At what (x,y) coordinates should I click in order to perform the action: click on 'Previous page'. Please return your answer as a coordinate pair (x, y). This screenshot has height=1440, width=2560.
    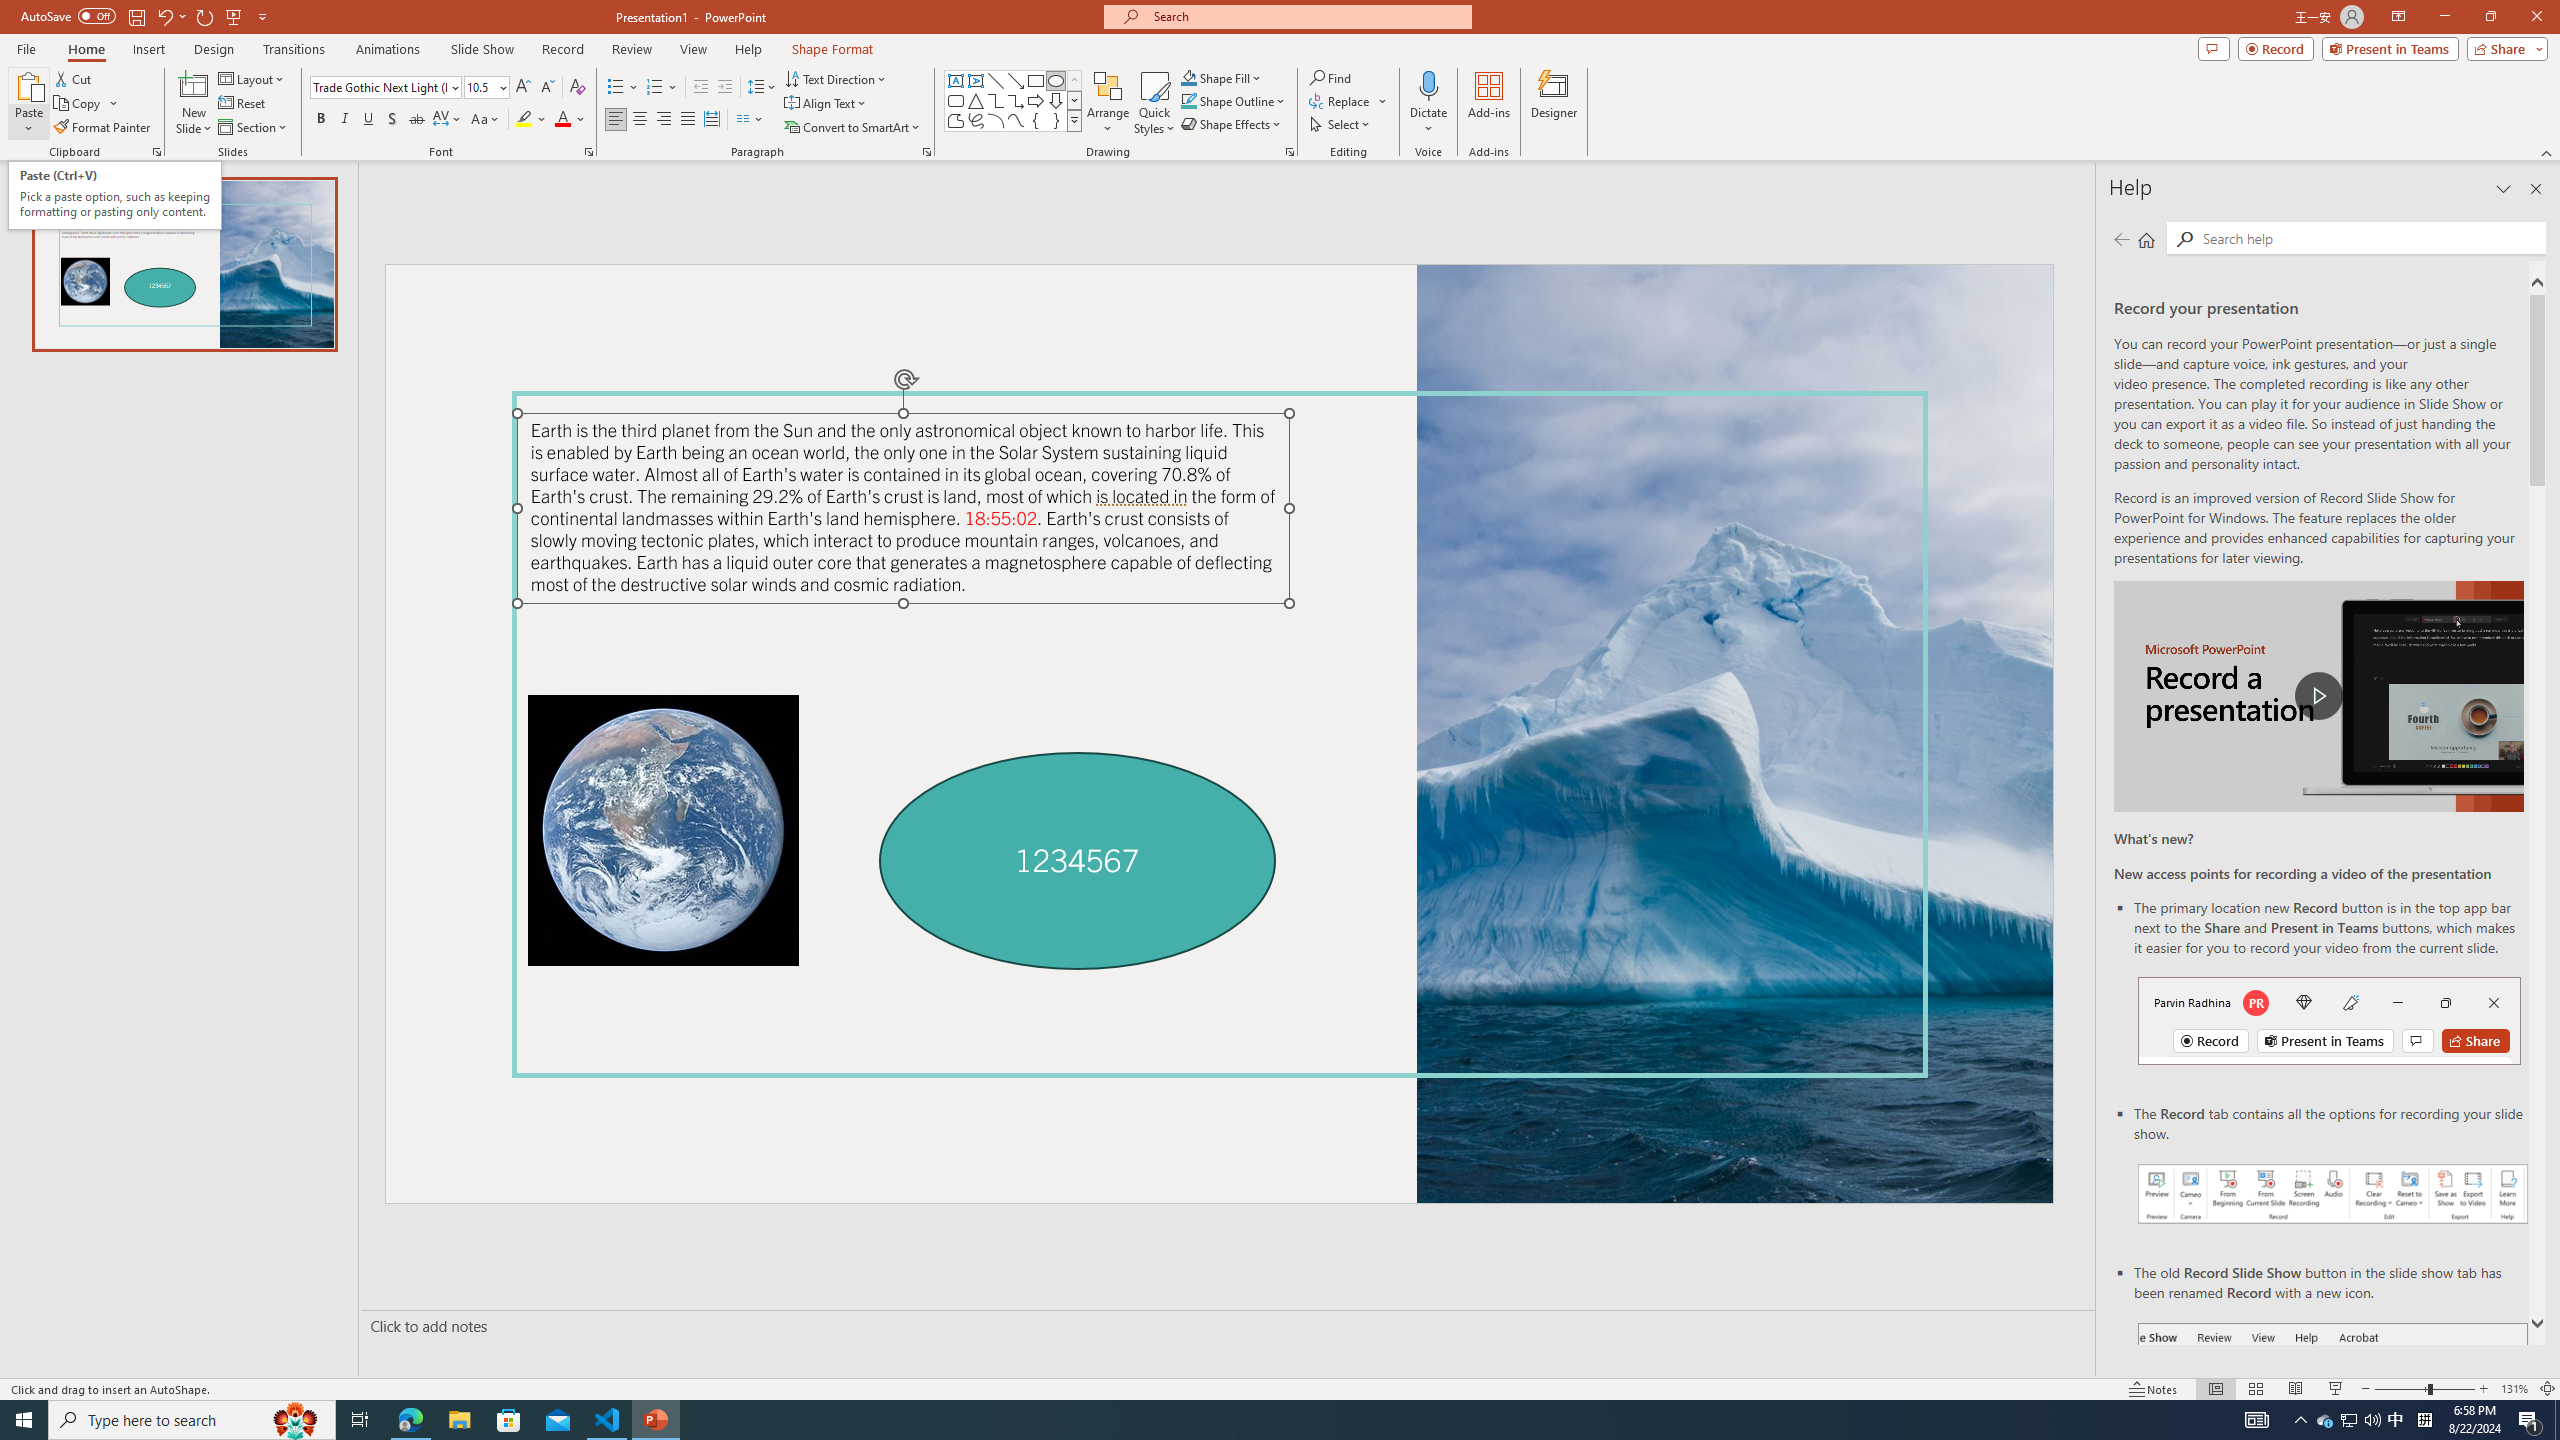
    Looking at the image, I should click on (2121, 238).